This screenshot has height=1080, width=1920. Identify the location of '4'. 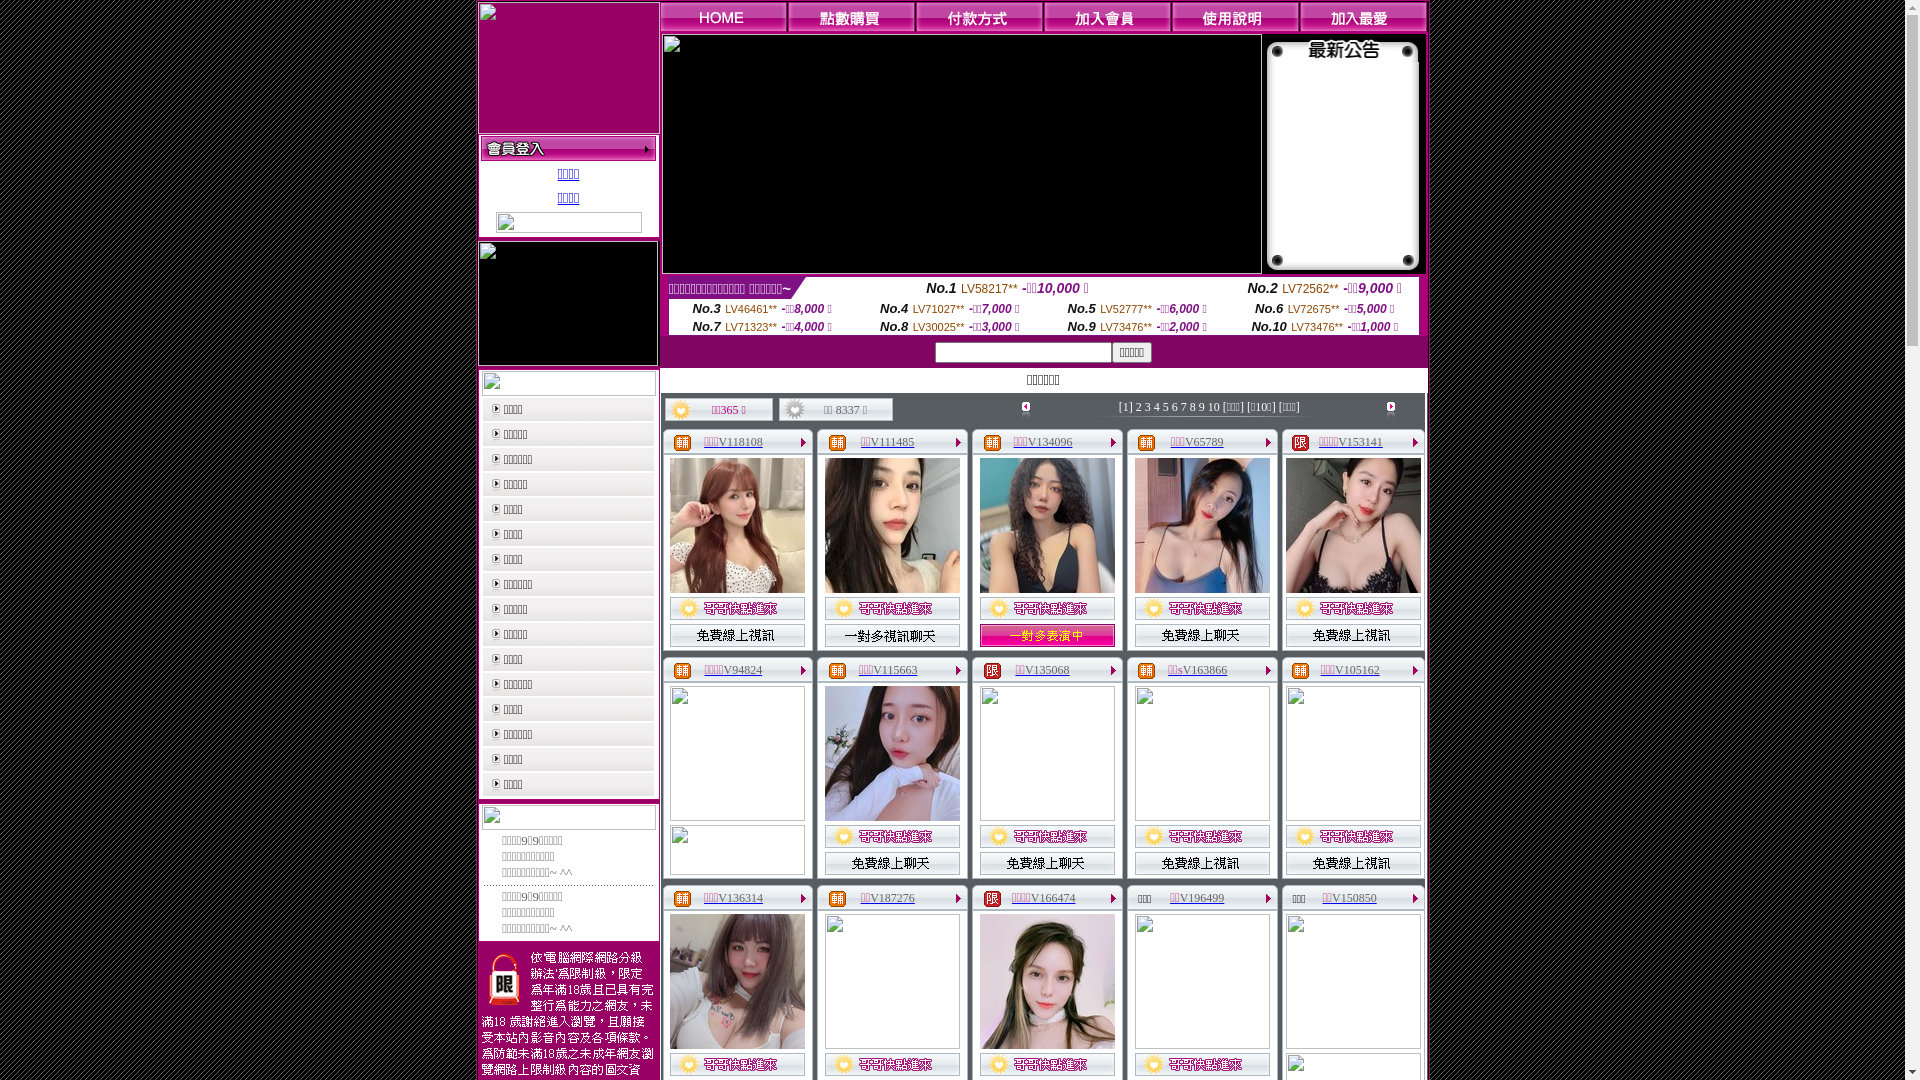
(1153, 406).